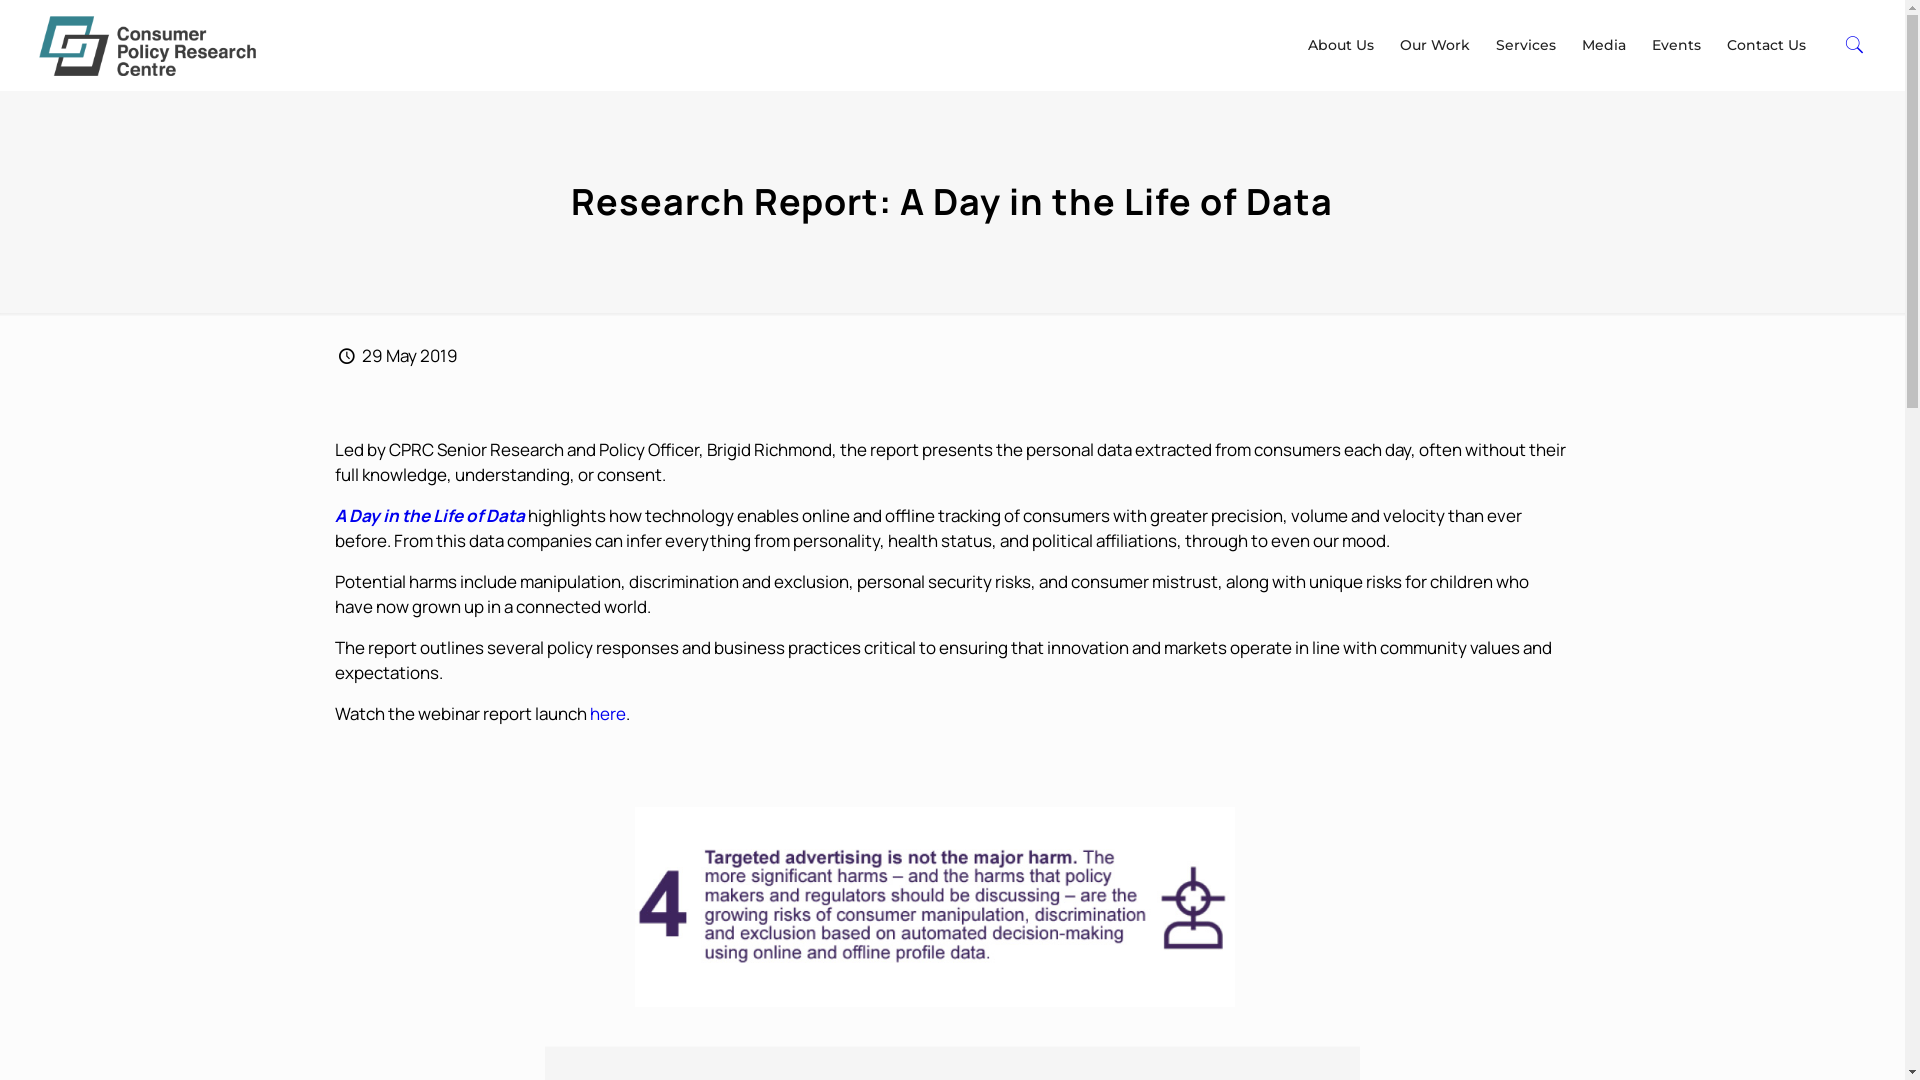  I want to click on 'About Us', so click(1295, 45).